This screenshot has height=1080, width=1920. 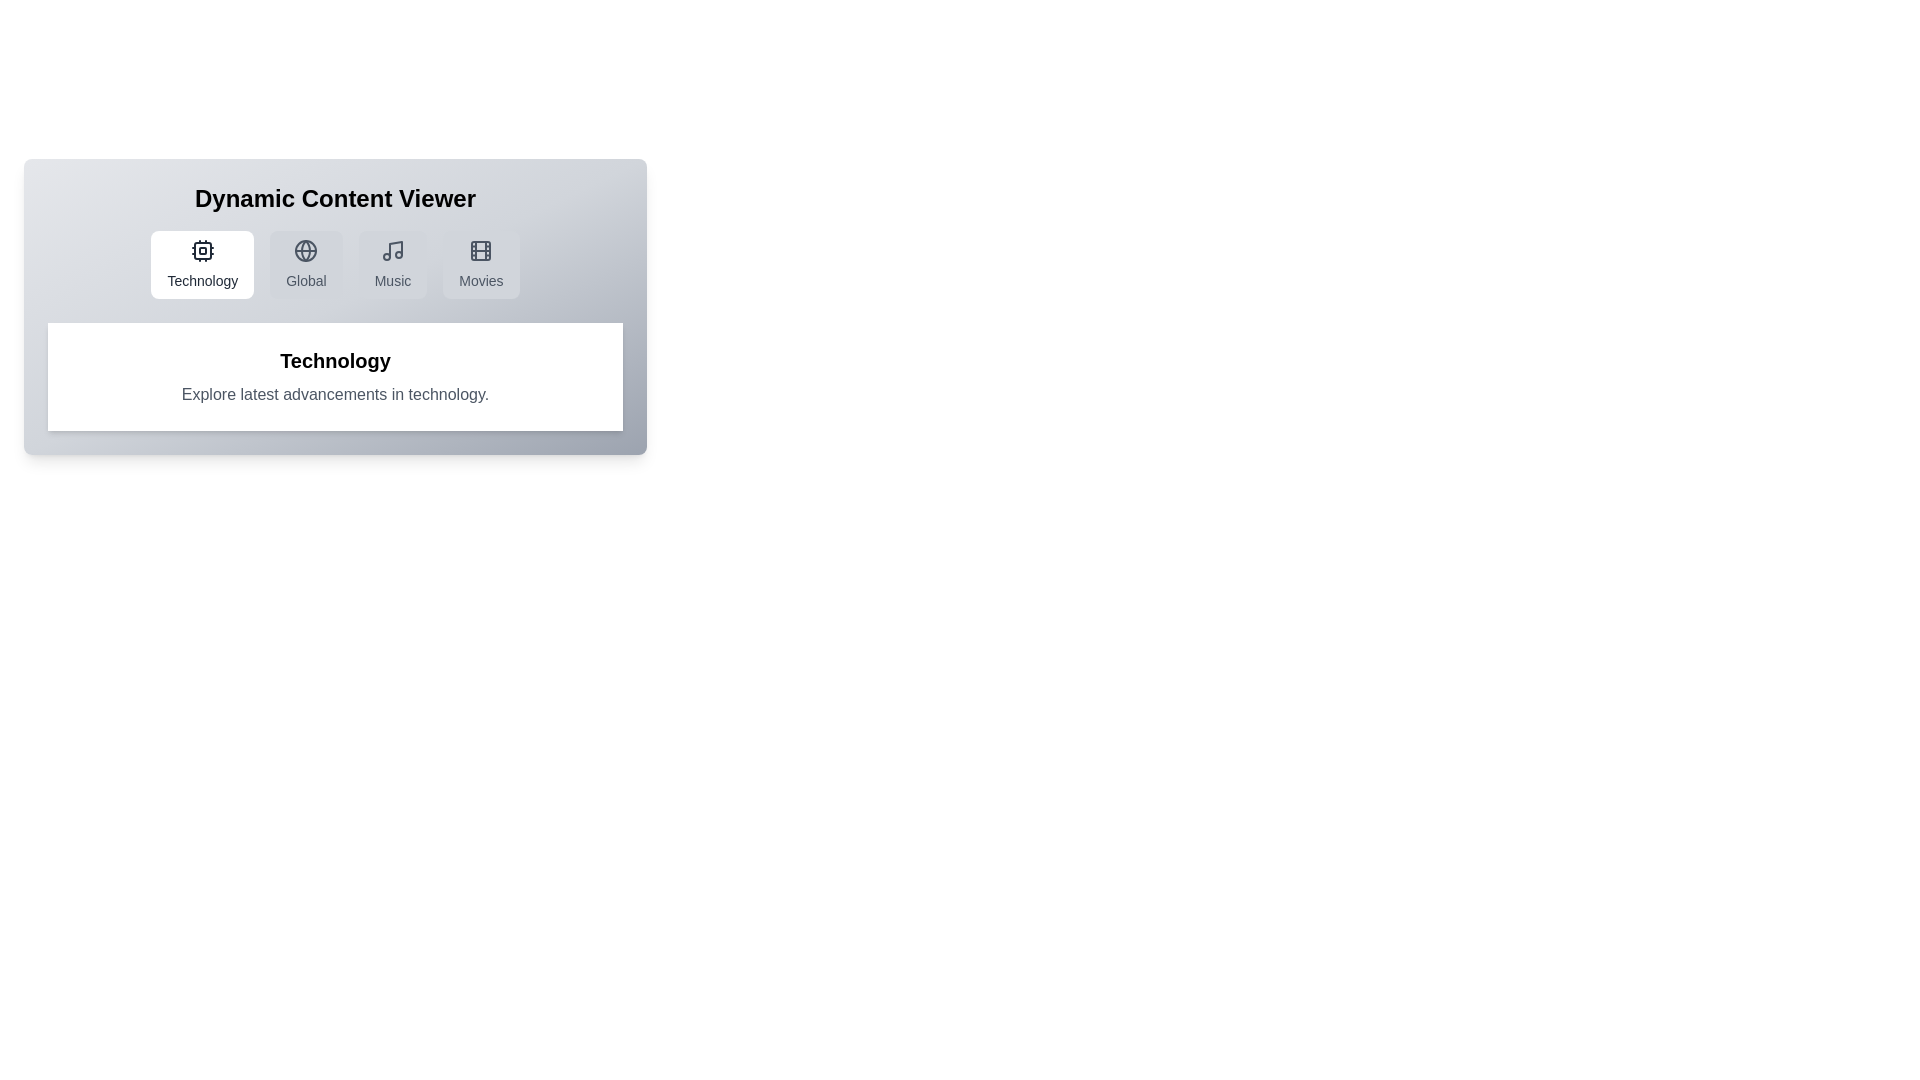 What do you see at coordinates (480, 264) in the screenshot?
I see `the Movies tab to display its content` at bounding box center [480, 264].